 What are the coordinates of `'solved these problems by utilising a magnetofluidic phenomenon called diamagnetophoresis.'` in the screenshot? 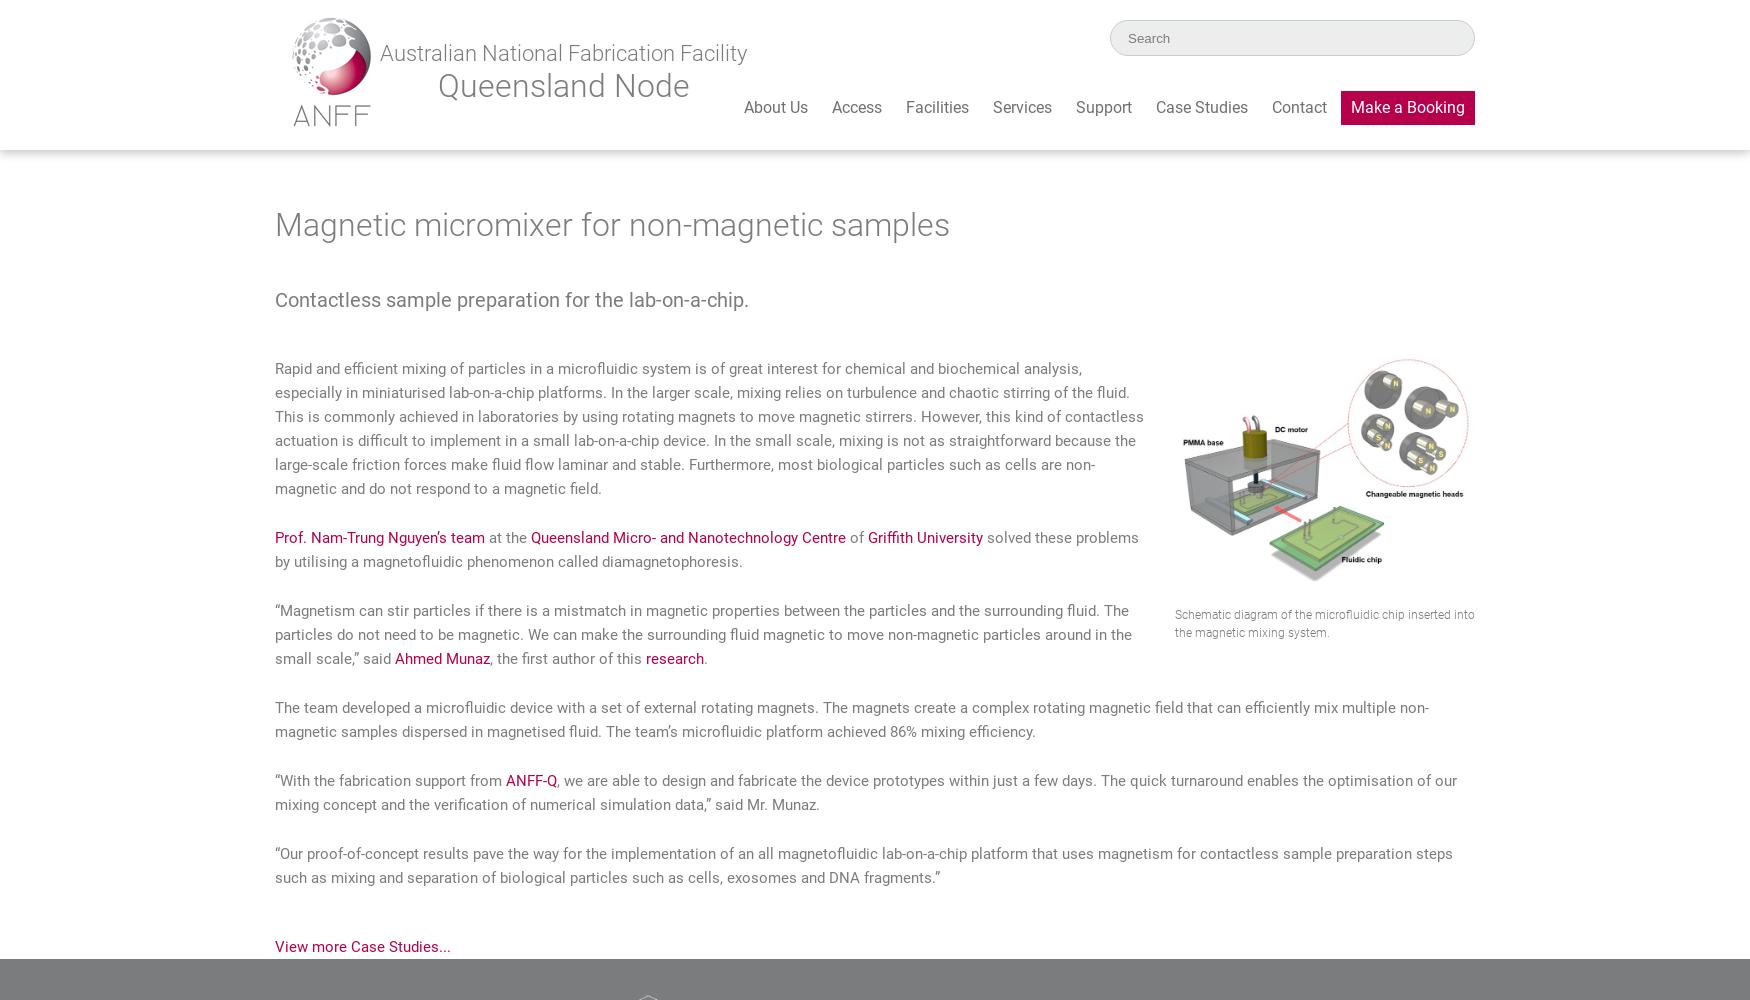 It's located at (707, 549).